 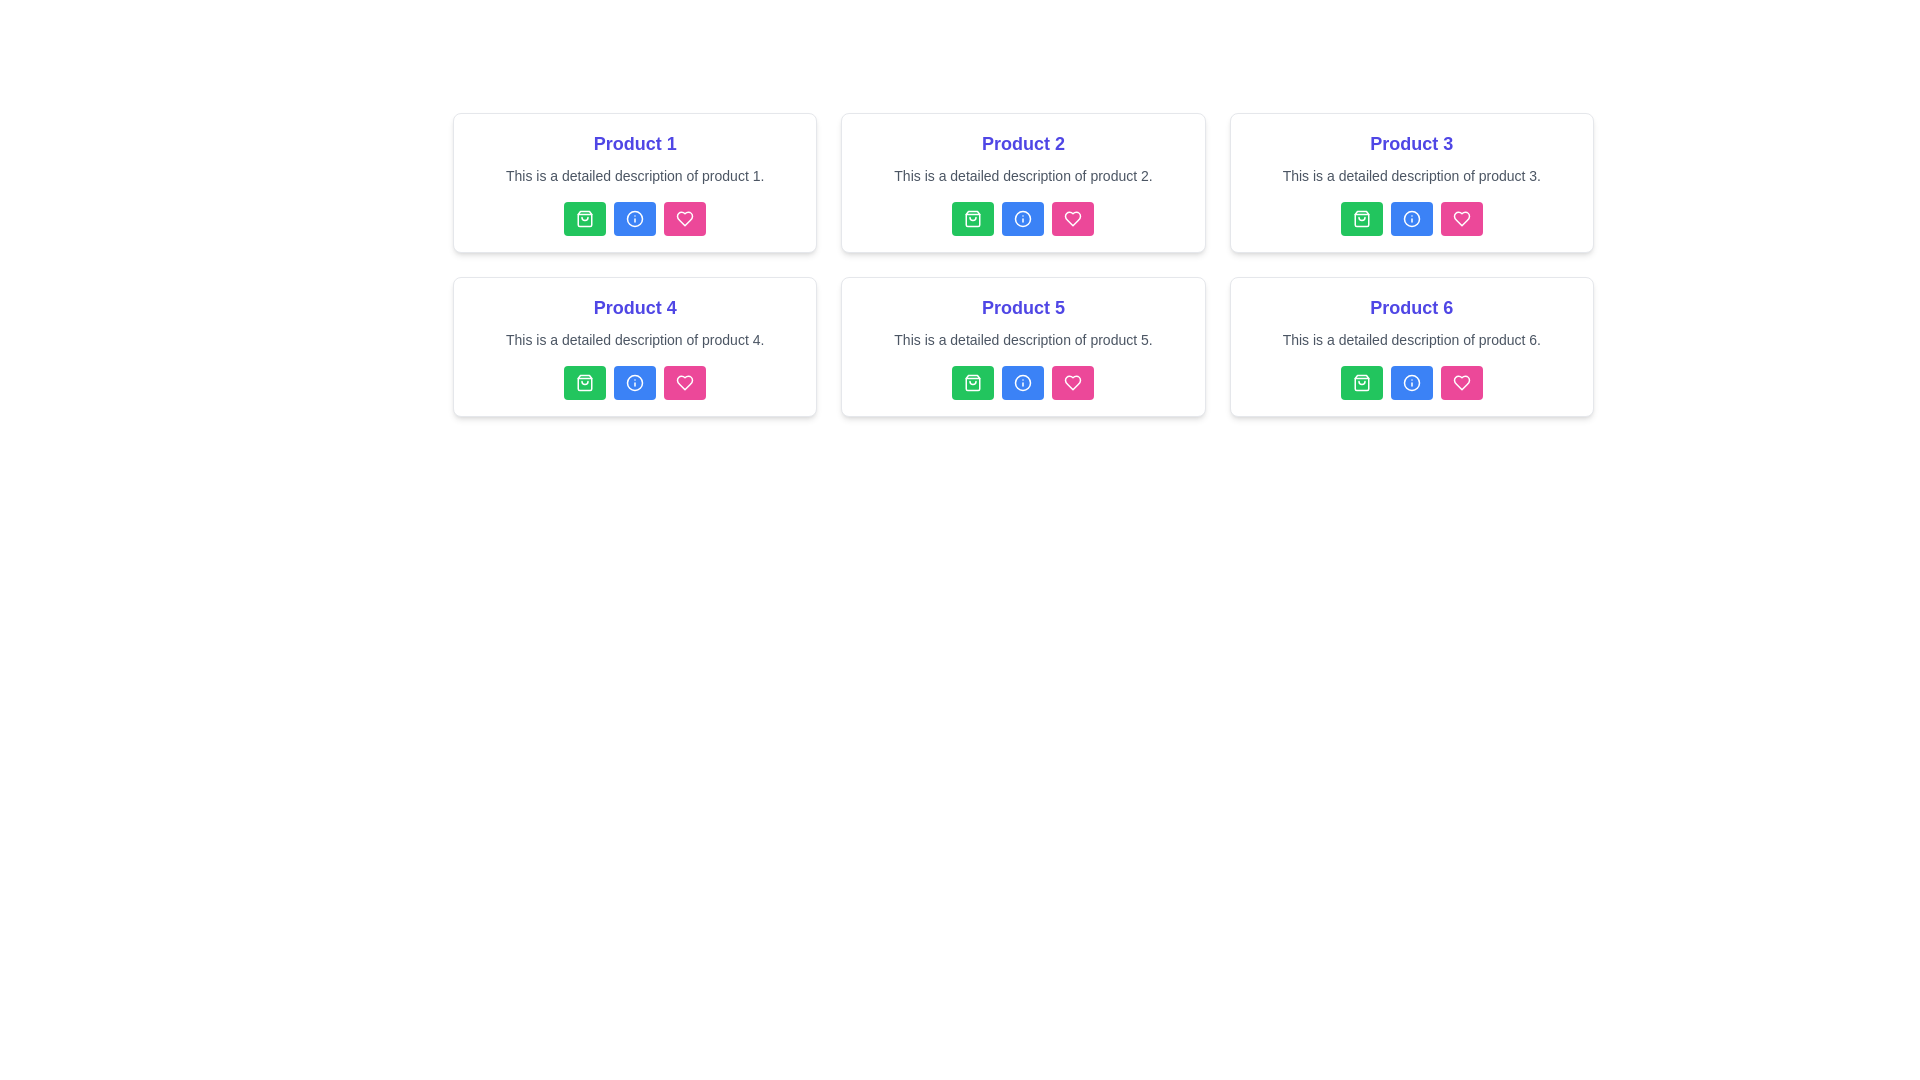 What do you see at coordinates (1023, 382) in the screenshot?
I see `the circular interactive icon with an outlined information symbol ('i') inside, located in the fifth product card, second column of the third row` at bounding box center [1023, 382].